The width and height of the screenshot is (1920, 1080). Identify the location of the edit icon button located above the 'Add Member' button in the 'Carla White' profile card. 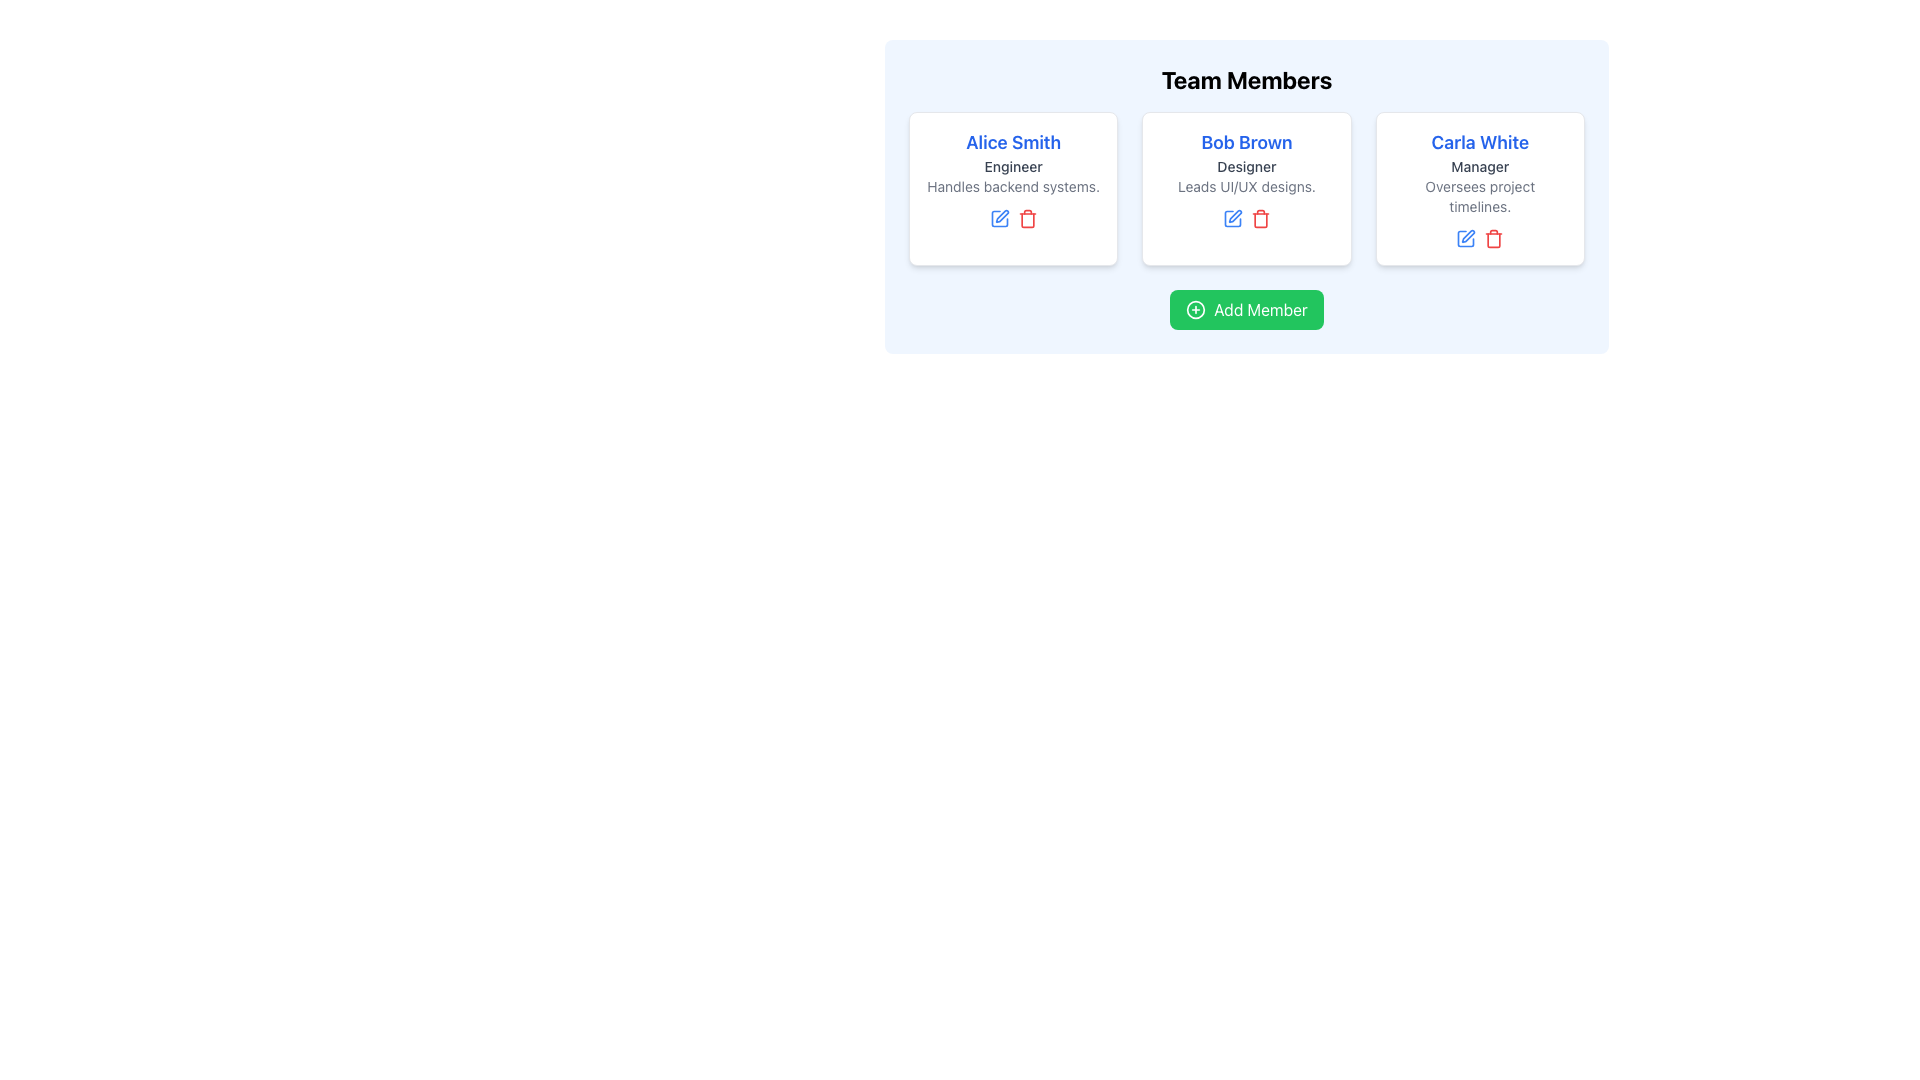
(1468, 235).